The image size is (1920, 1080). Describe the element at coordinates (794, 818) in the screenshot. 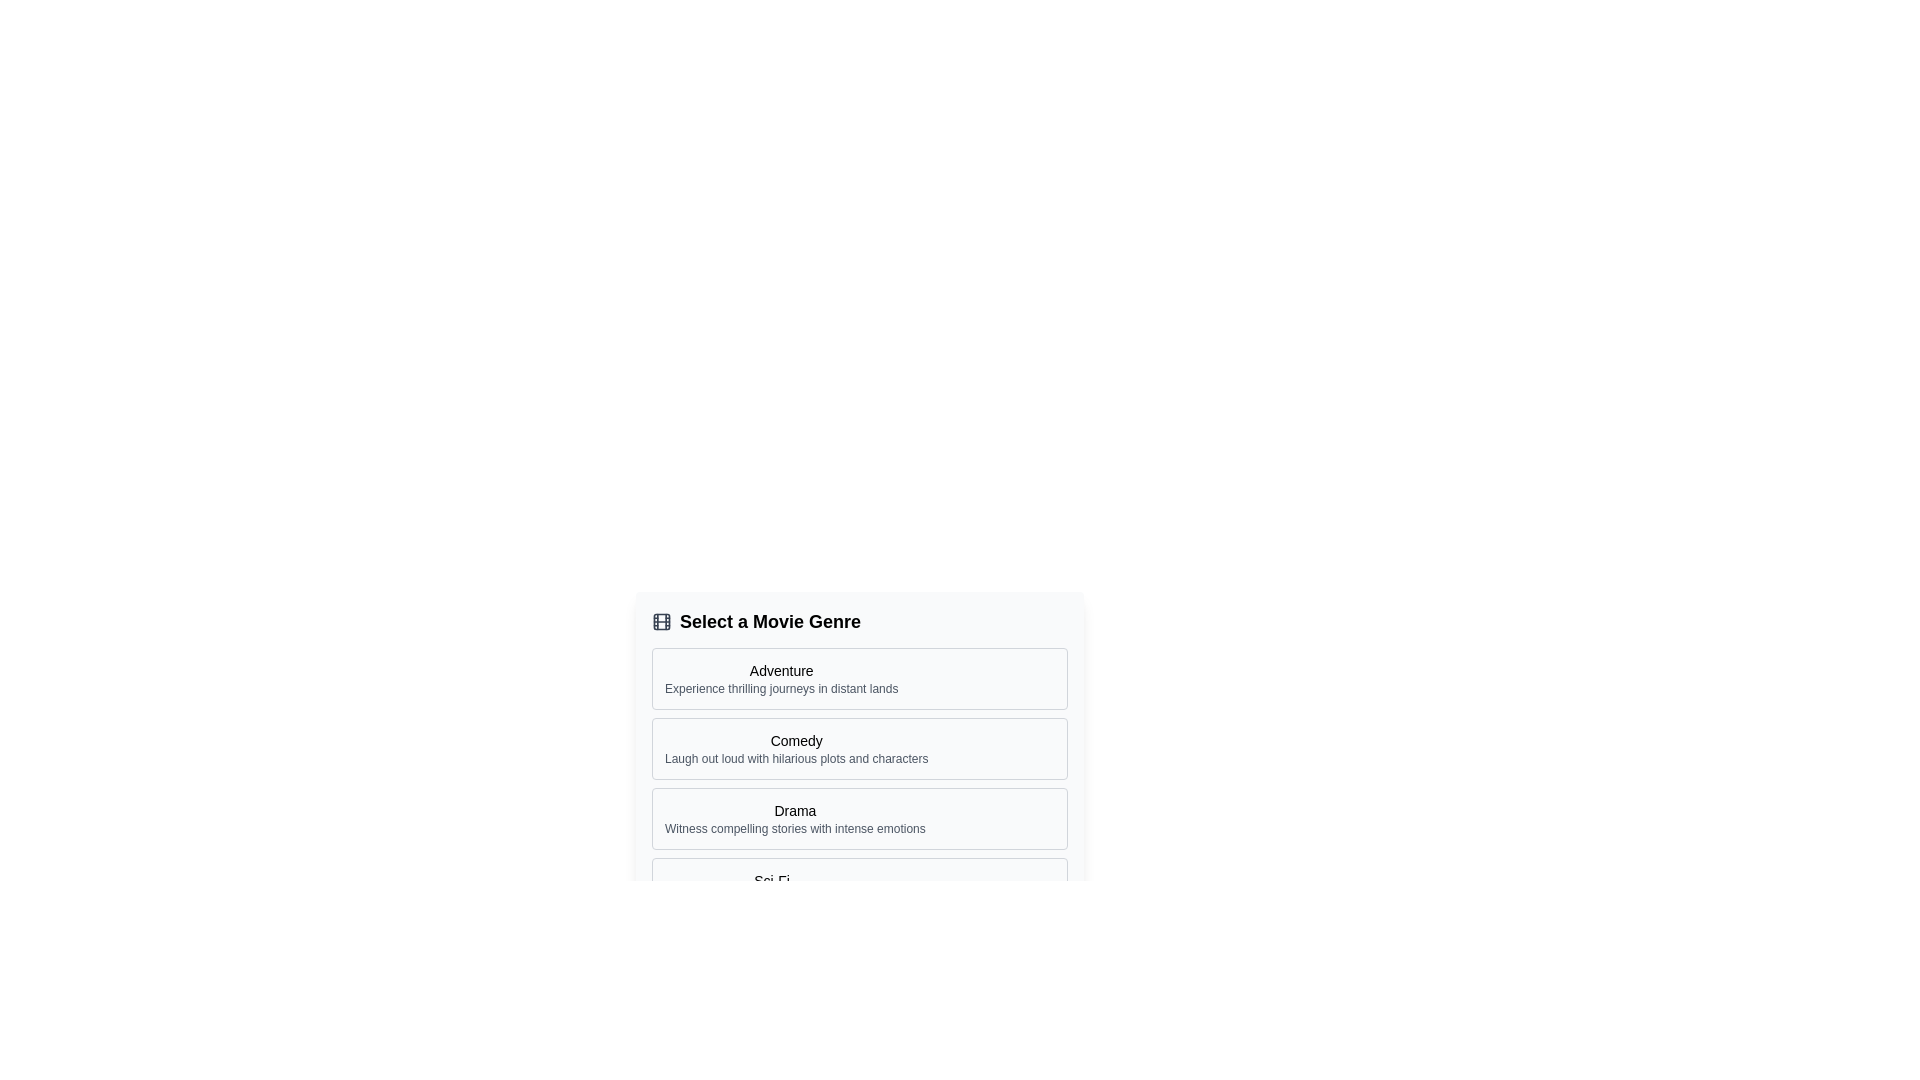

I see `the selectable item representing the 'Drama' genre in the list of movie genres` at that location.